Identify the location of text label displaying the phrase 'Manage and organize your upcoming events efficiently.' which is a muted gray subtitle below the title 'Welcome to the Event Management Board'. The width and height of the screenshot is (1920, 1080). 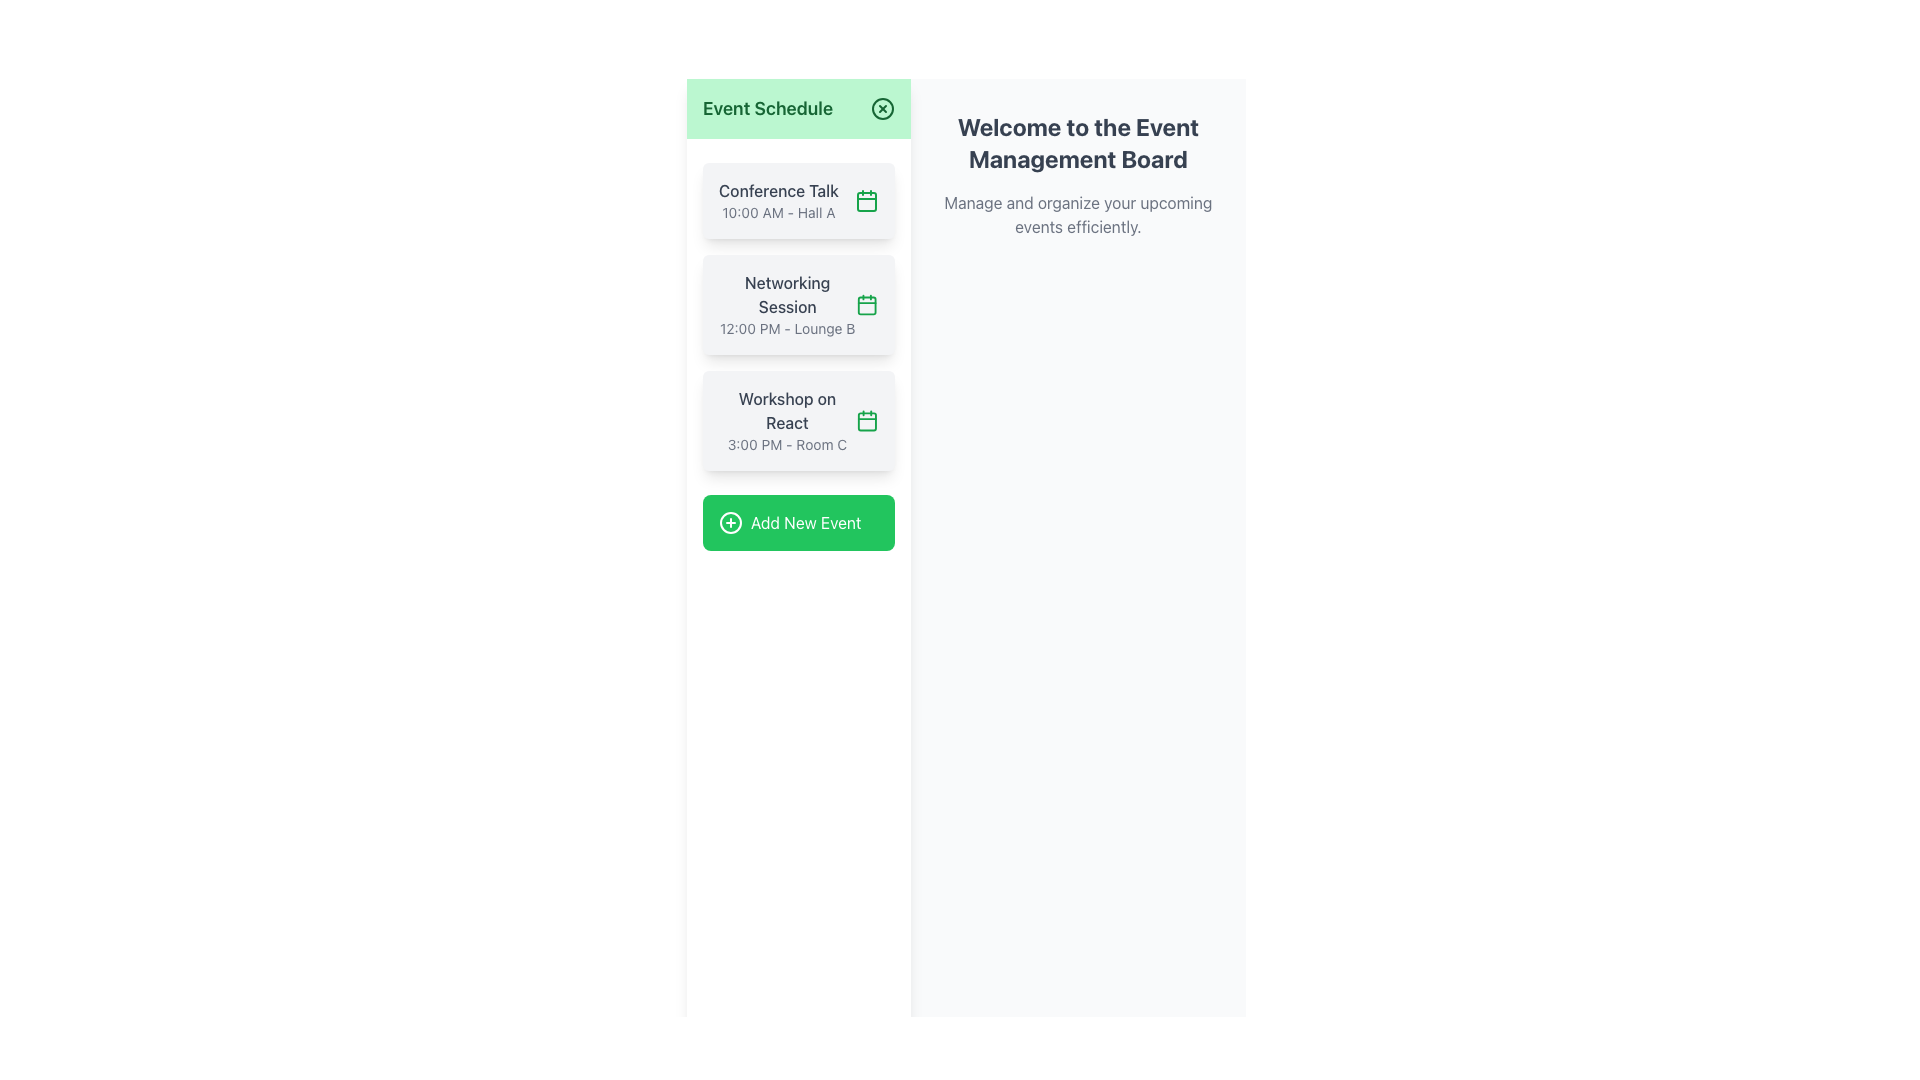
(1077, 215).